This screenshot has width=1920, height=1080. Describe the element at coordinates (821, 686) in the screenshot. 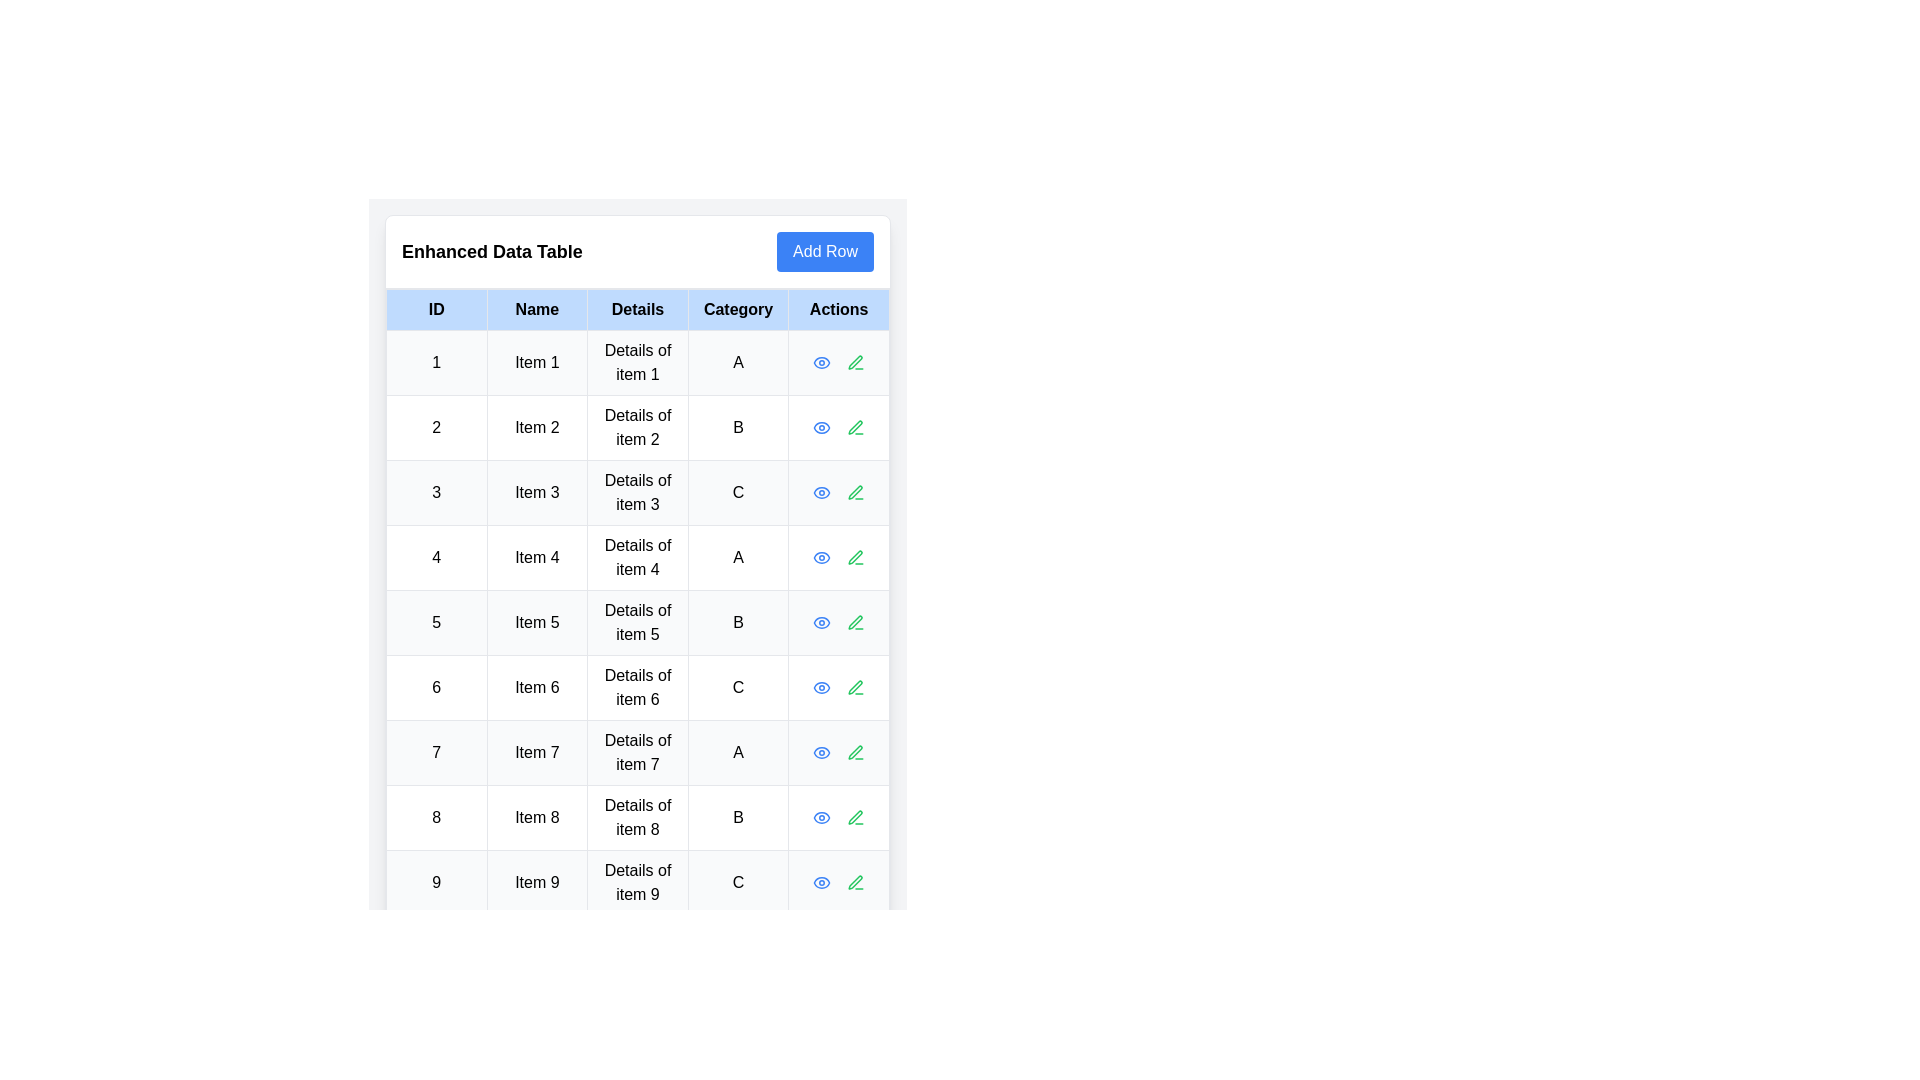

I see `the eye-shaped icon in the 'Actions' column of the table corresponding to 'Item 6'` at that location.